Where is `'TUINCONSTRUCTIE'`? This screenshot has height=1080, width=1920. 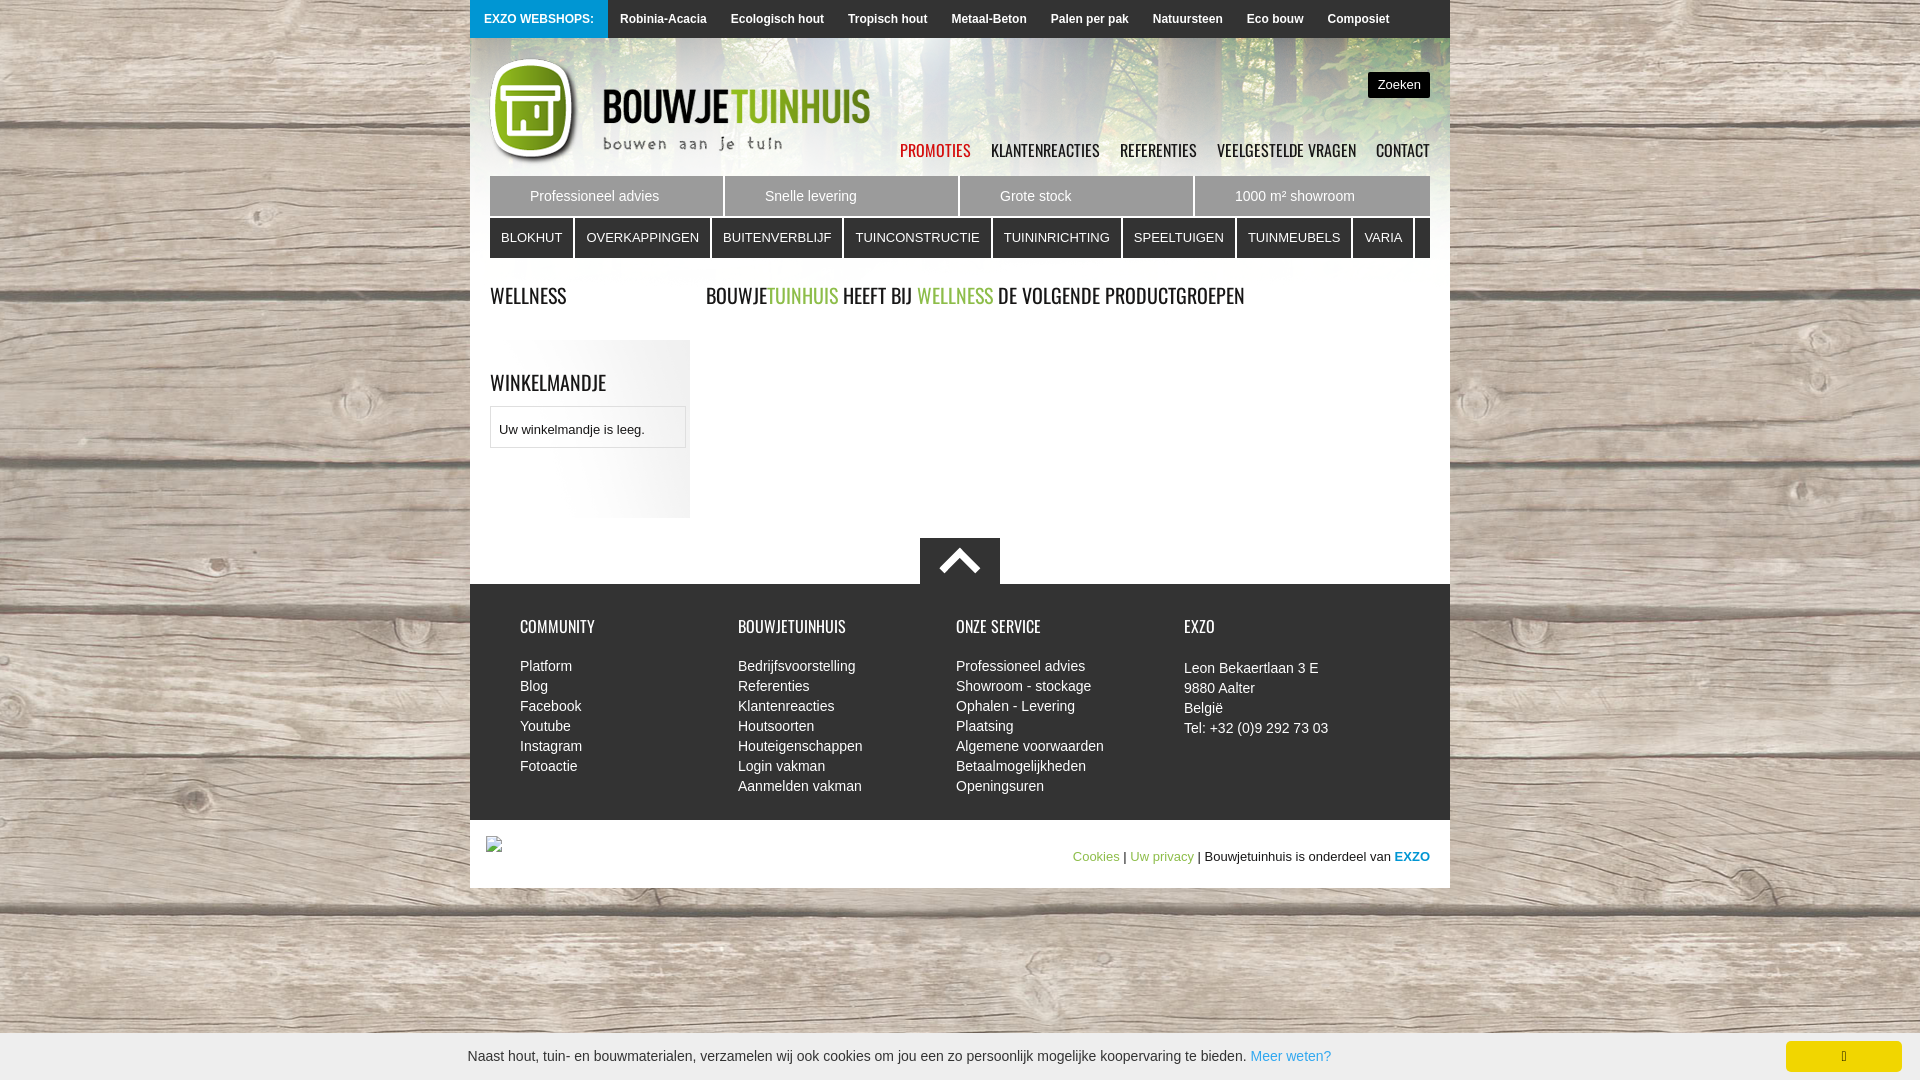 'TUINCONSTRUCTIE' is located at coordinates (916, 237).